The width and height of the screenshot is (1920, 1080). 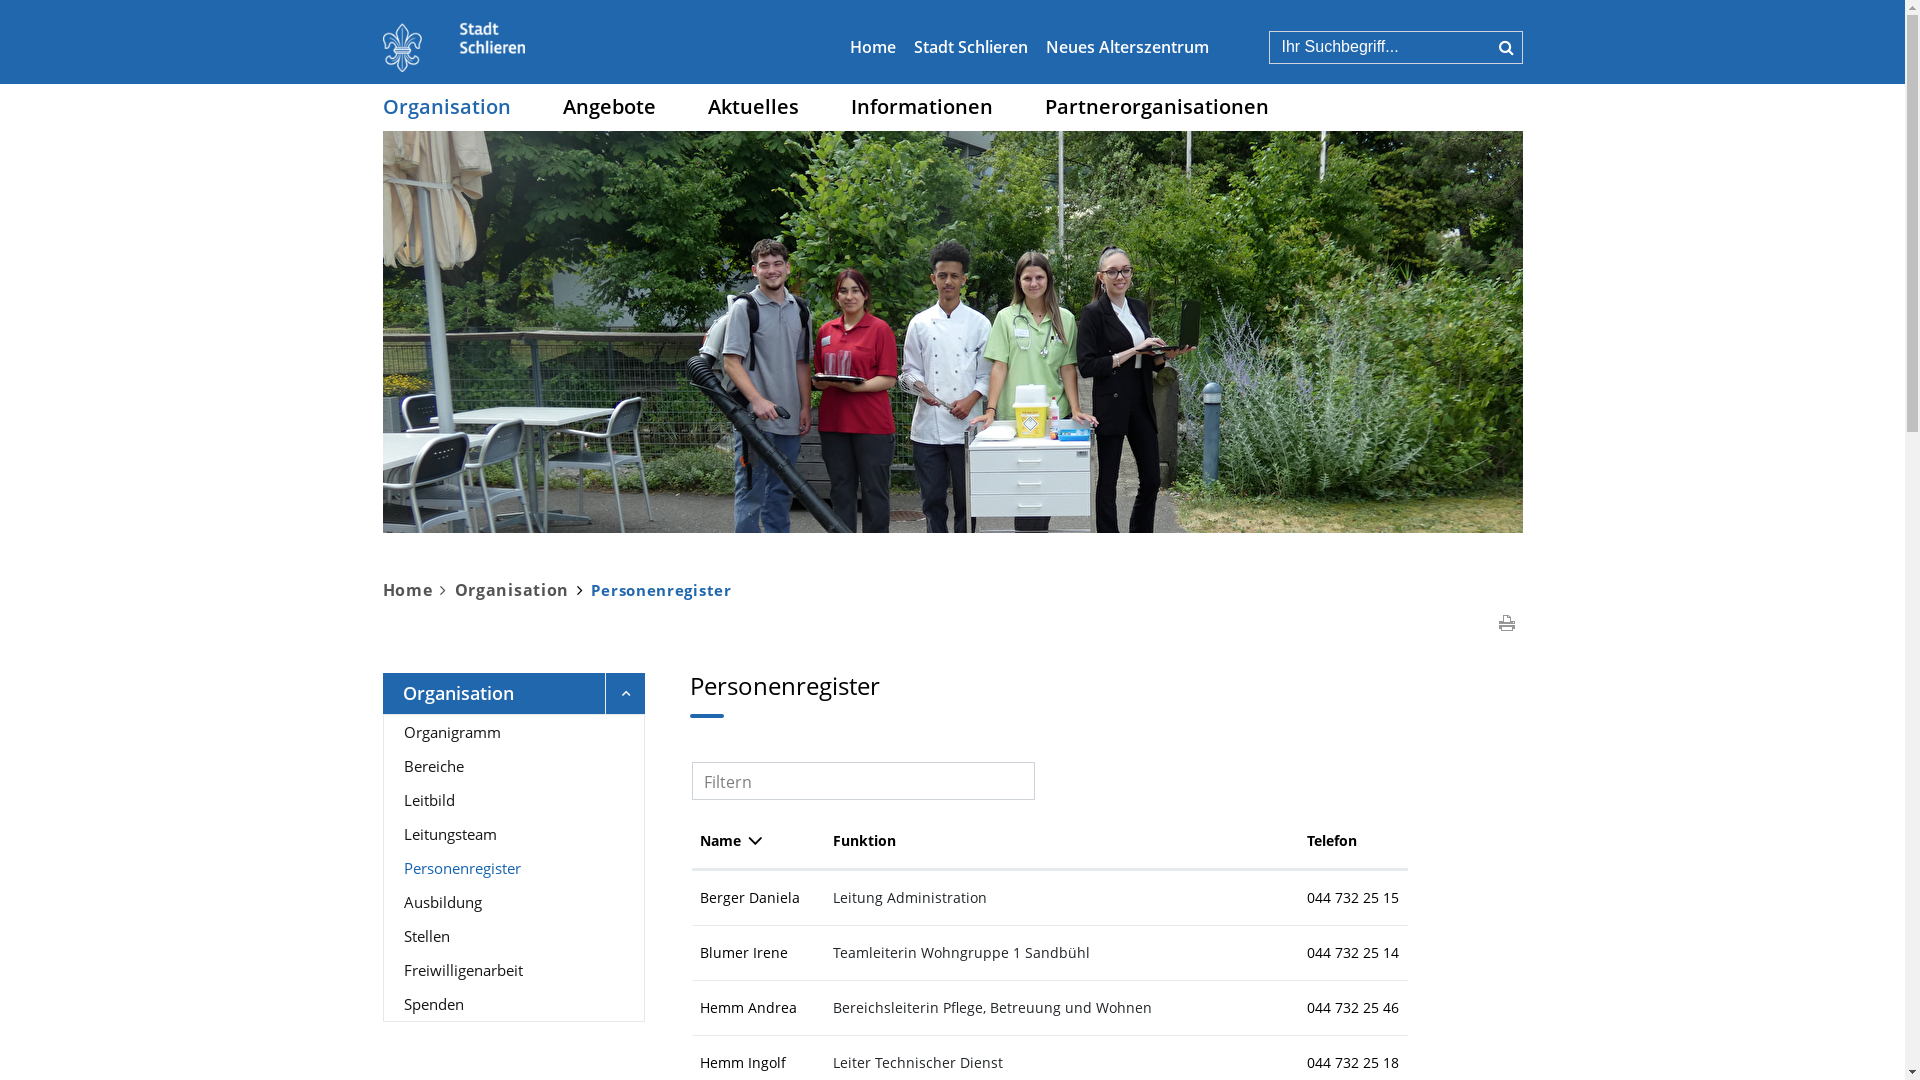 What do you see at coordinates (1306, 896) in the screenshot?
I see `'044 732 25 15'` at bounding box center [1306, 896].